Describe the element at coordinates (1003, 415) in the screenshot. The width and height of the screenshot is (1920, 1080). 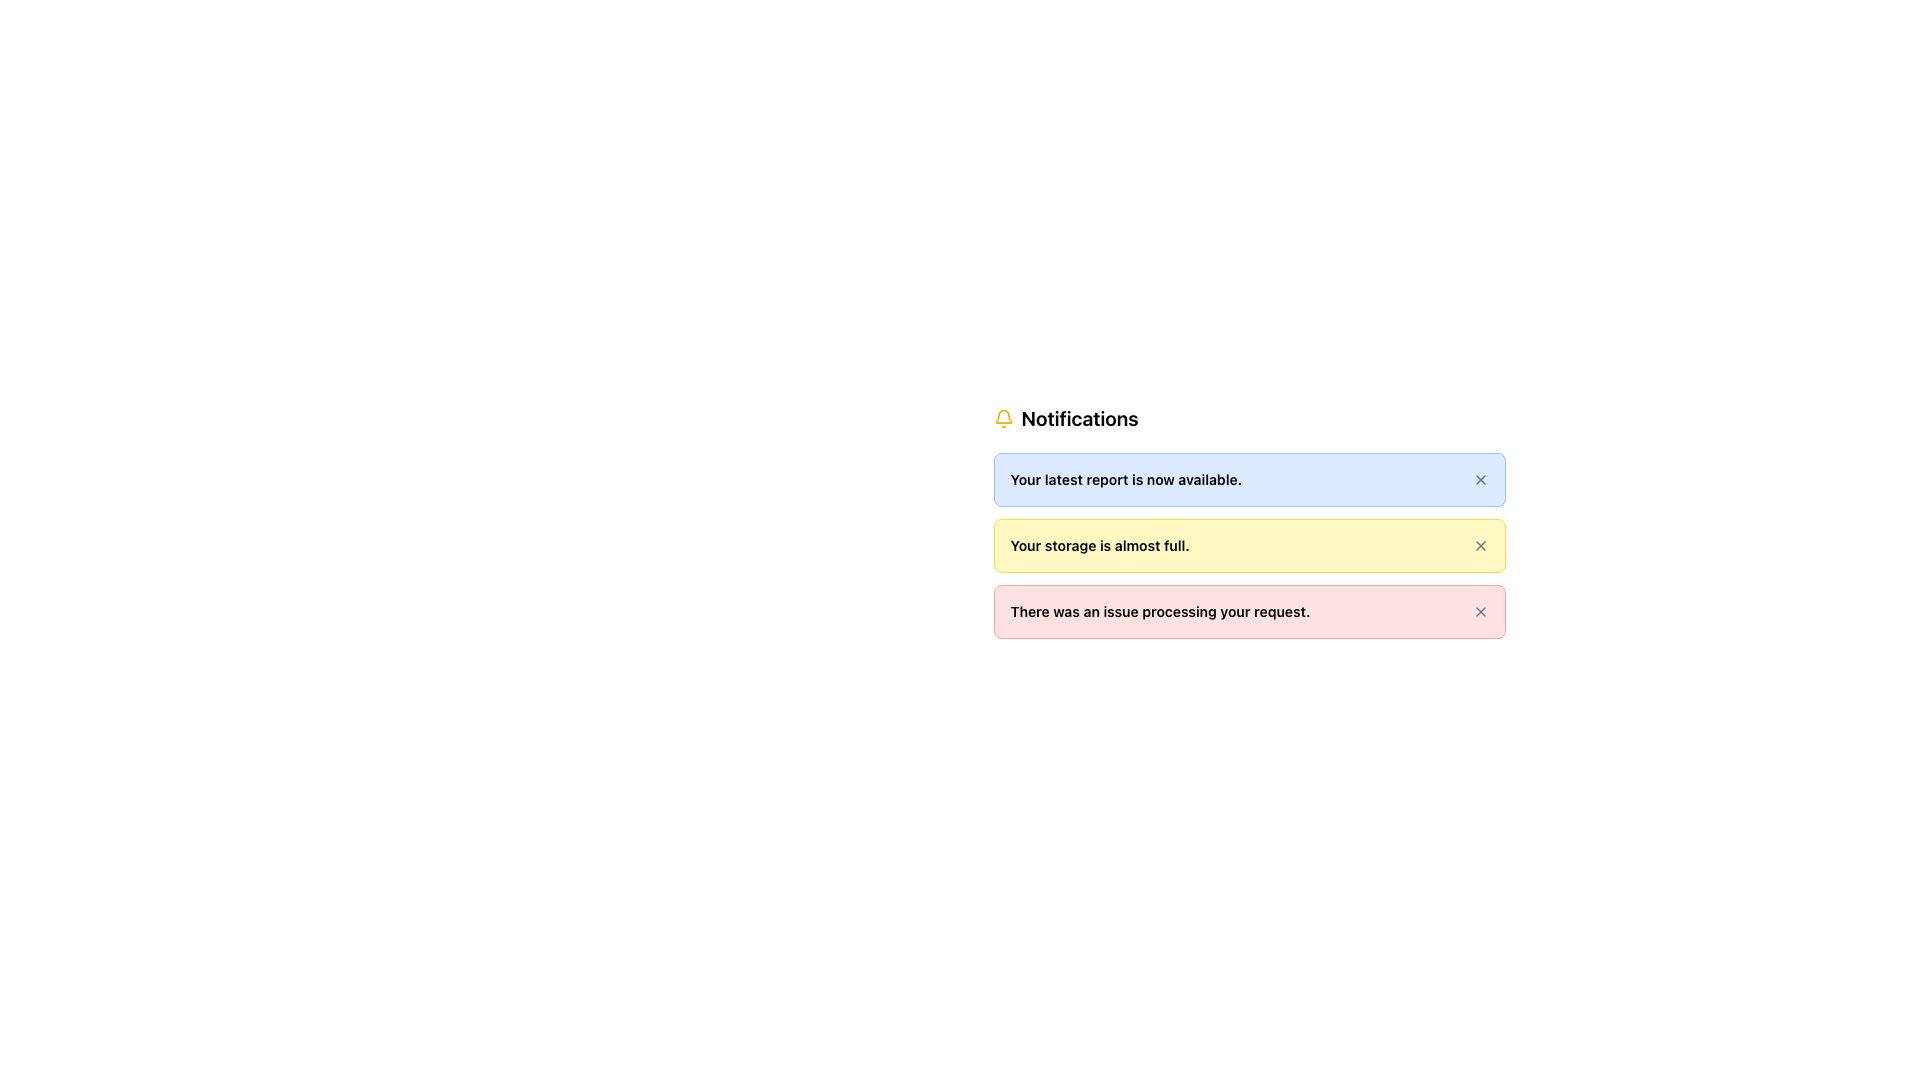
I see `the lower part of the bell icon` at that location.